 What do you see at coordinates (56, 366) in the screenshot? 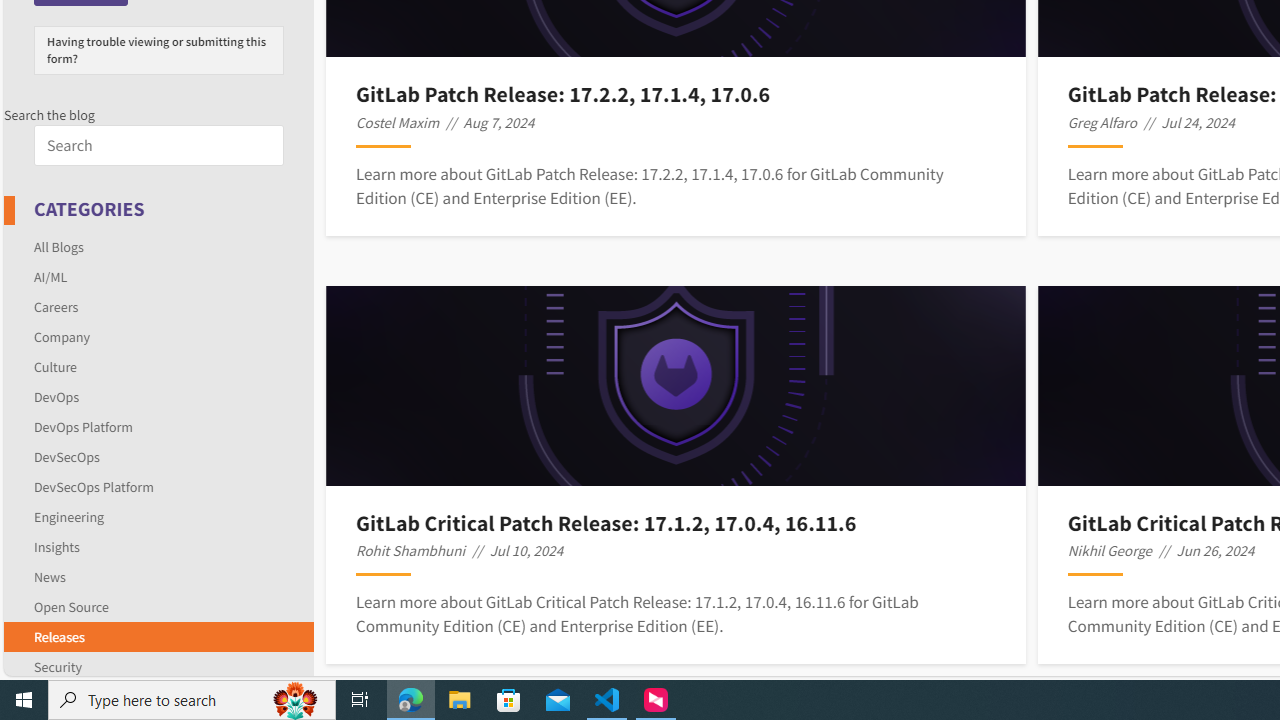
I see `'Culture'` at bounding box center [56, 366].